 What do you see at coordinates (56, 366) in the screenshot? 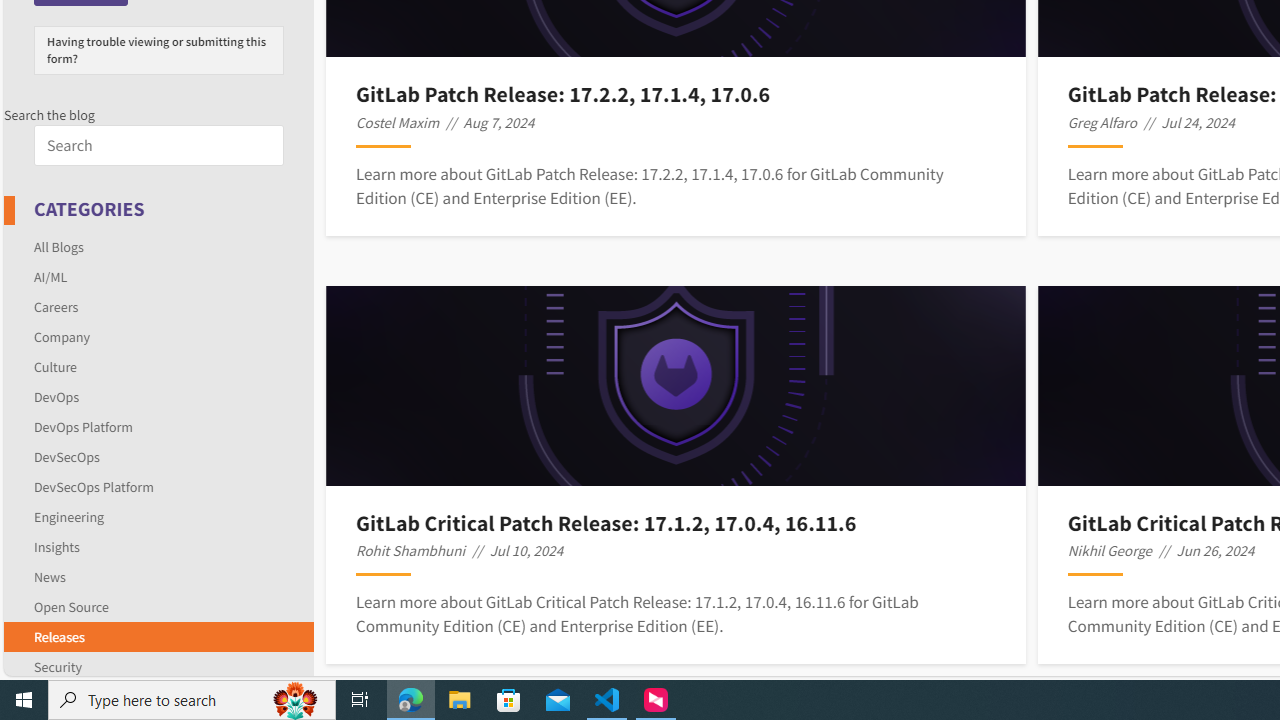
I see `'Culture'` at bounding box center [56, 366].